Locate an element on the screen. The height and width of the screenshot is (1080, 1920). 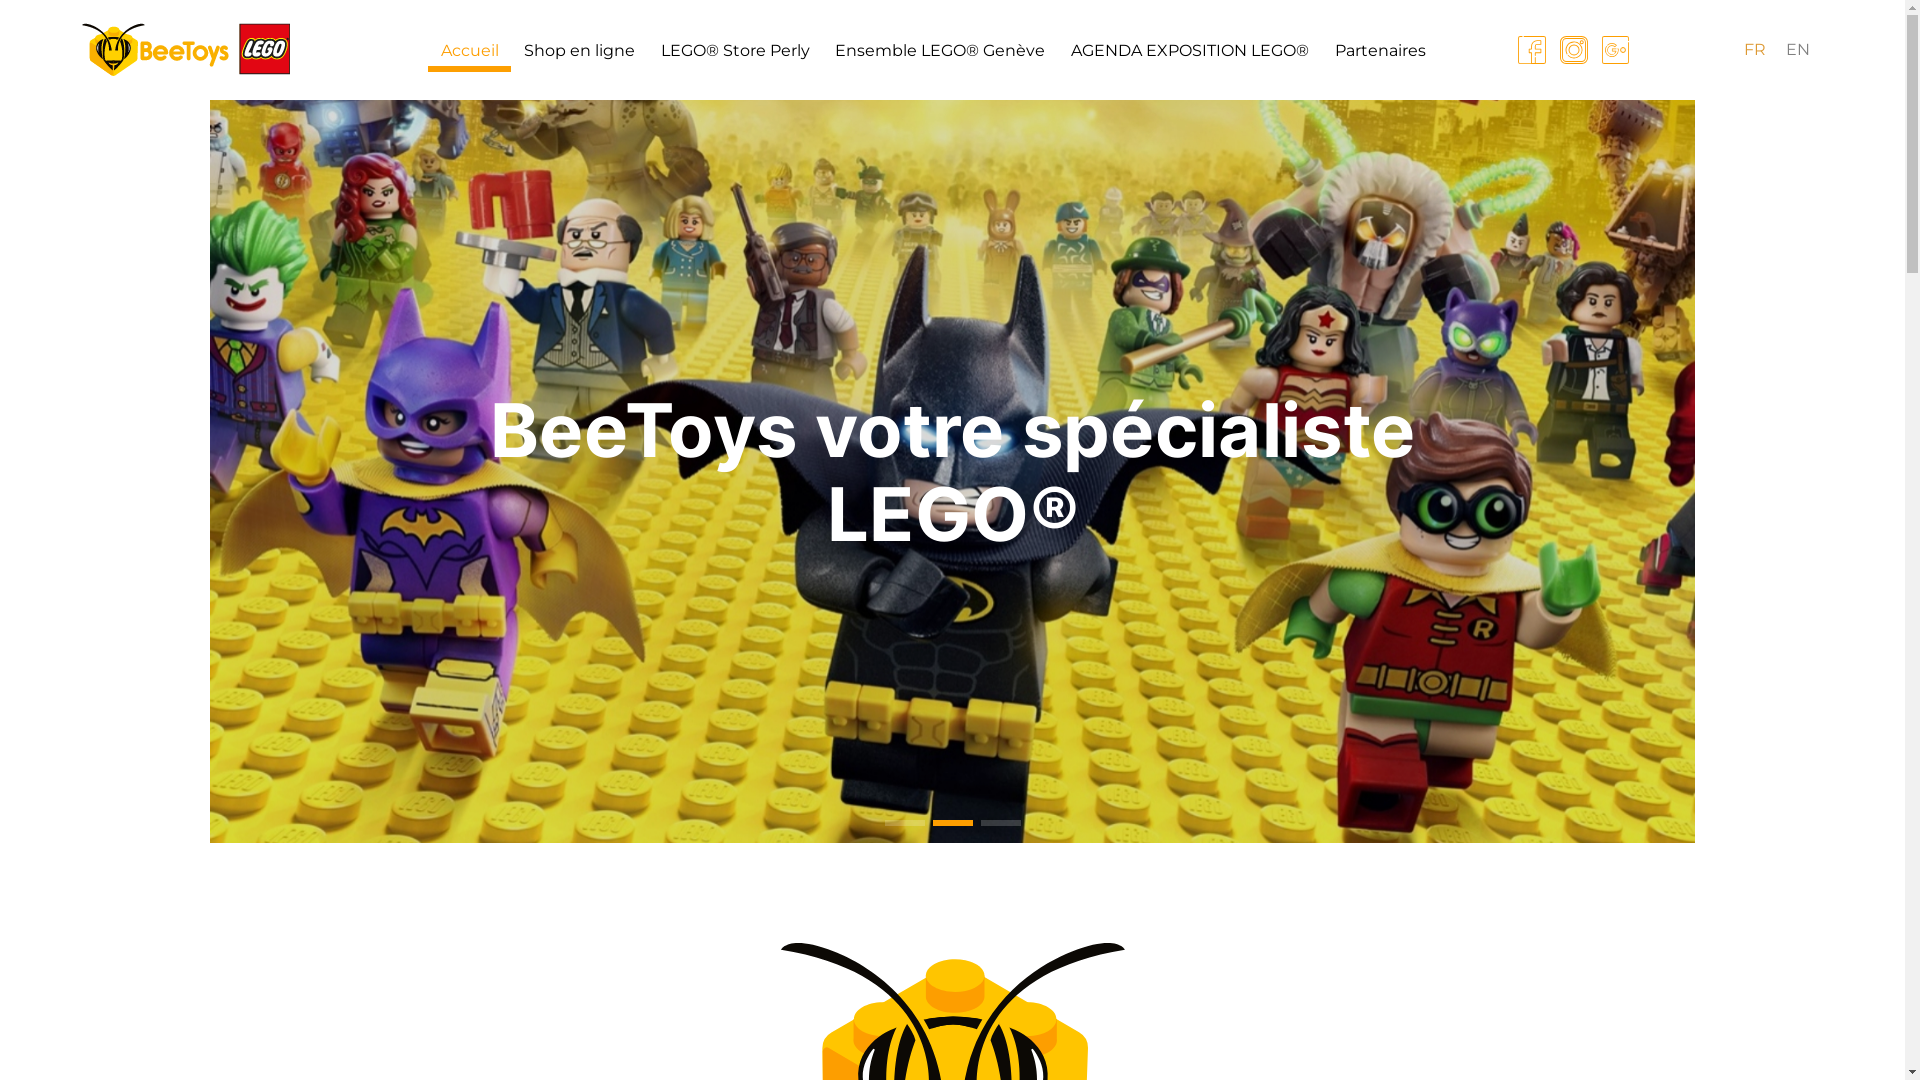
'EN' is located at coordinates (1798, 49).